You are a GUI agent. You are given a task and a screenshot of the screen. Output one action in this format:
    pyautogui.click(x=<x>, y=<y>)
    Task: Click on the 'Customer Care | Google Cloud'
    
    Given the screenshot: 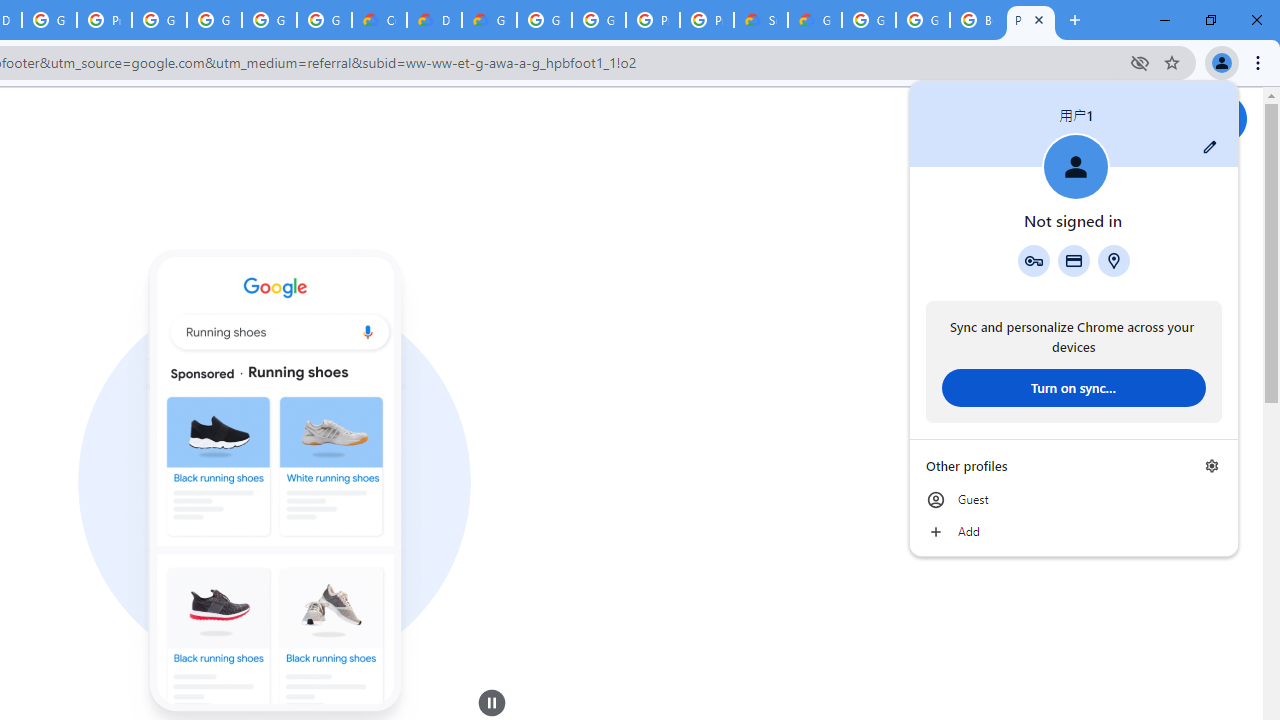 What is the action you would take?
    pyautogui.click(x=379, y=20)
    